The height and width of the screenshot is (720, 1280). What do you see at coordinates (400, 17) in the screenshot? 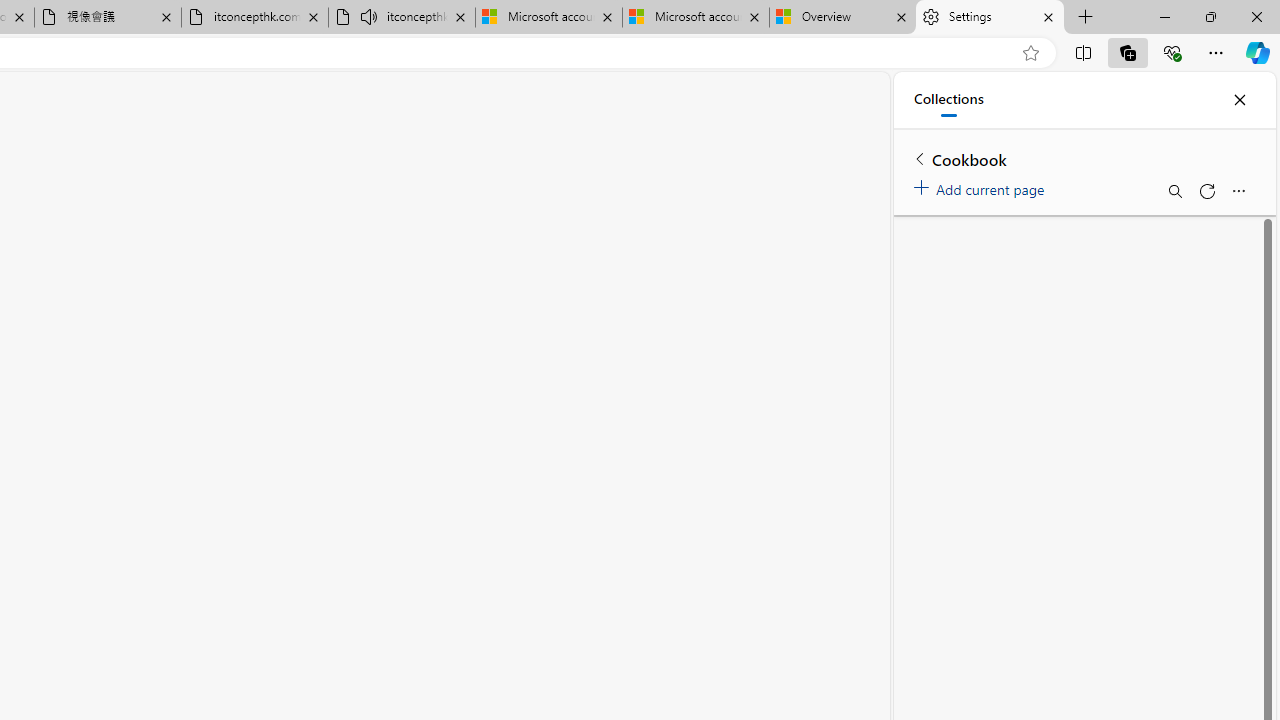
I see `'itconcepthk.com/projector_solutions.mp4 - Audio playing'` at bounding box center [400, 17].